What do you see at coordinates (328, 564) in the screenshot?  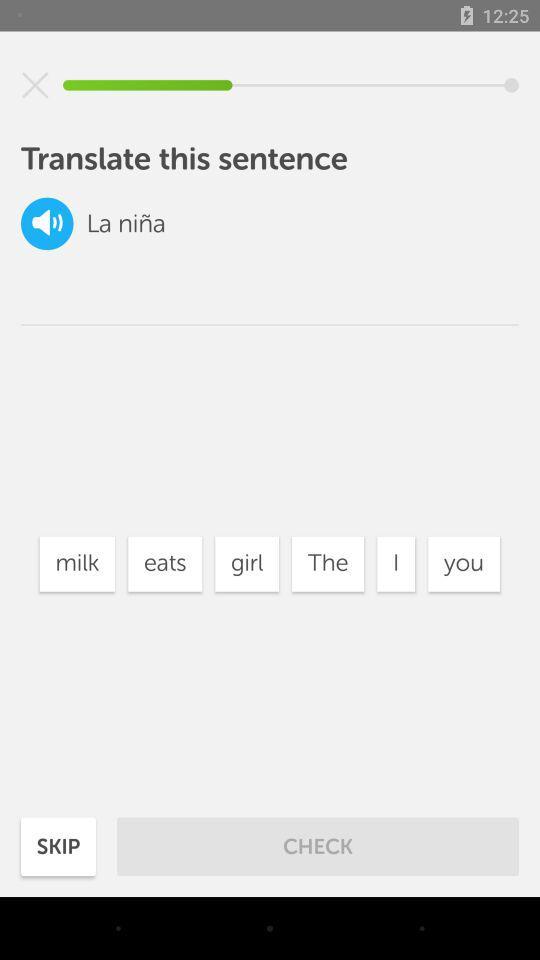 I see `icon next to the girl item` at bounding box center [328, 564].